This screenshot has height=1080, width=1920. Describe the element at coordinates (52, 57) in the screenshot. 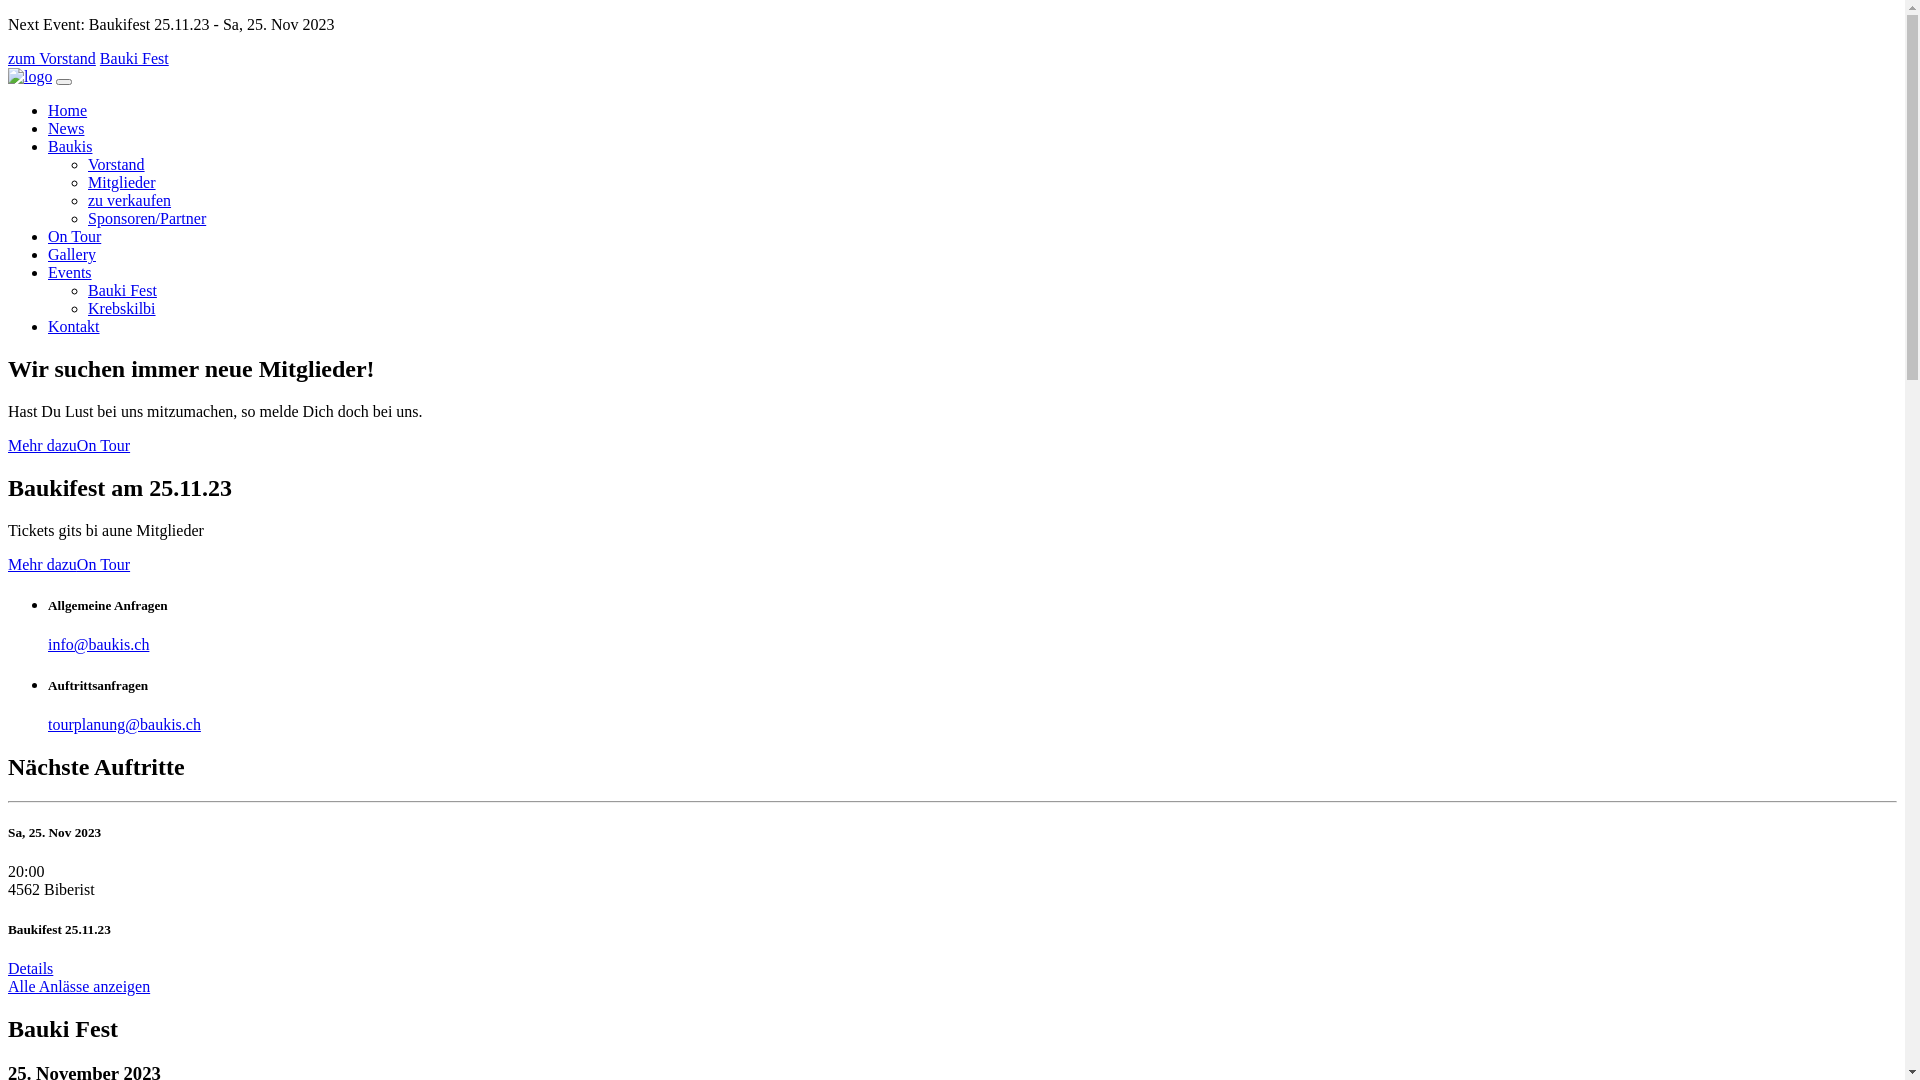

I see `'zum Vorstand'` at that location.